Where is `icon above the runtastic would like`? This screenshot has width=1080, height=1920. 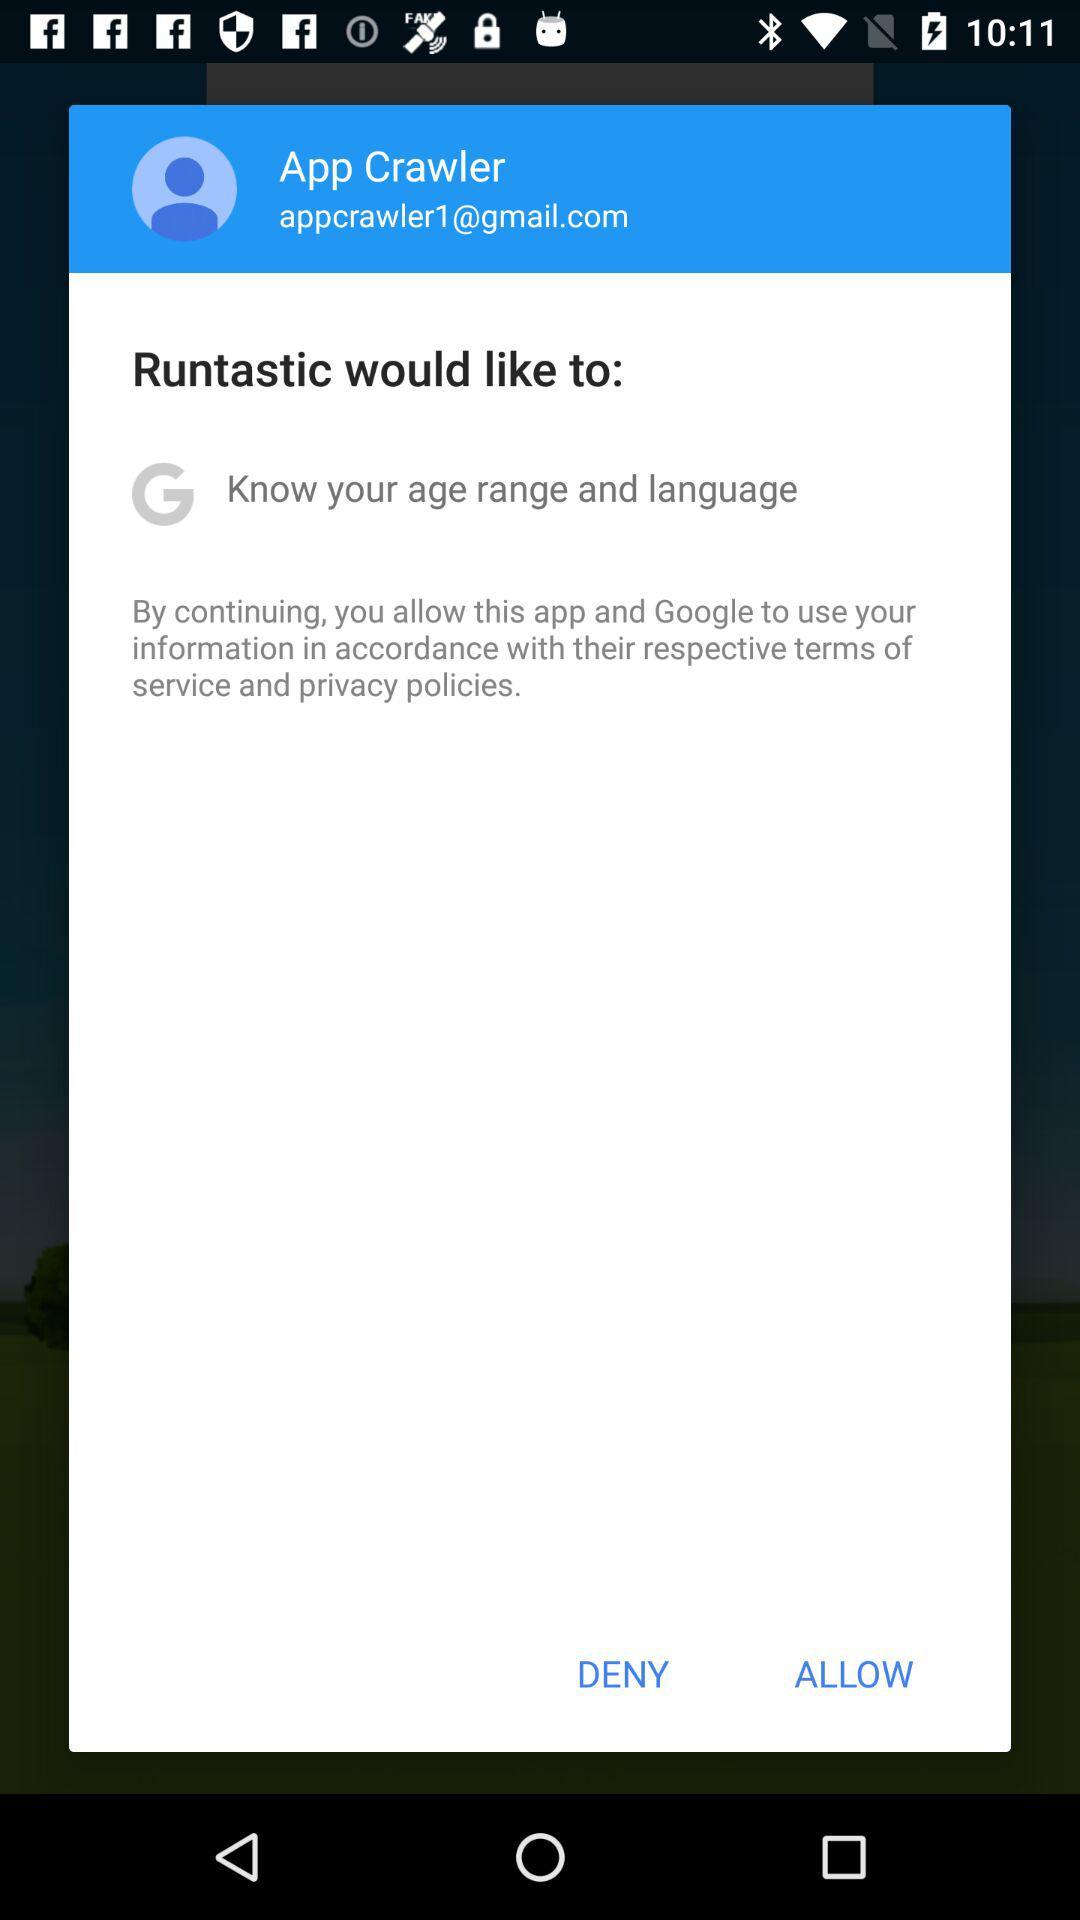 icon above the runtastic would like is located at coordinates (454, 214).